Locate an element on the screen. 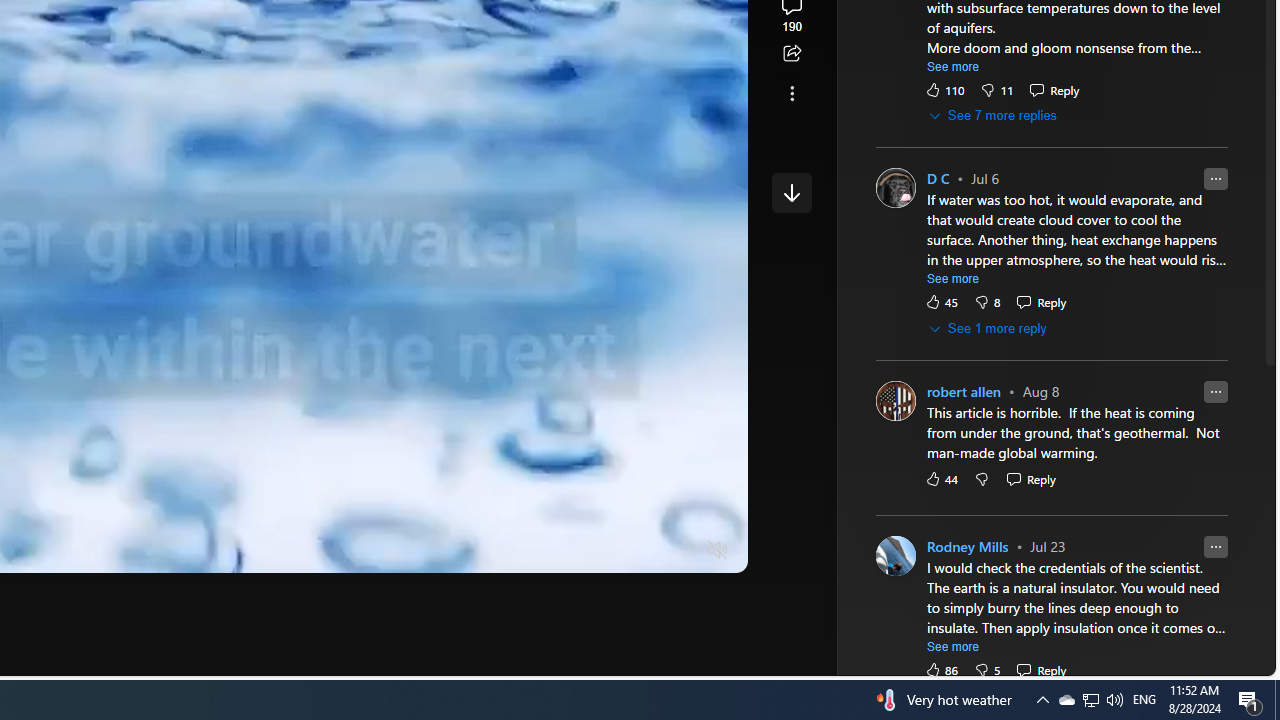 The width and height of the screenshot is (1280, 720). '86 Like' is located at coordinates (940, 670).